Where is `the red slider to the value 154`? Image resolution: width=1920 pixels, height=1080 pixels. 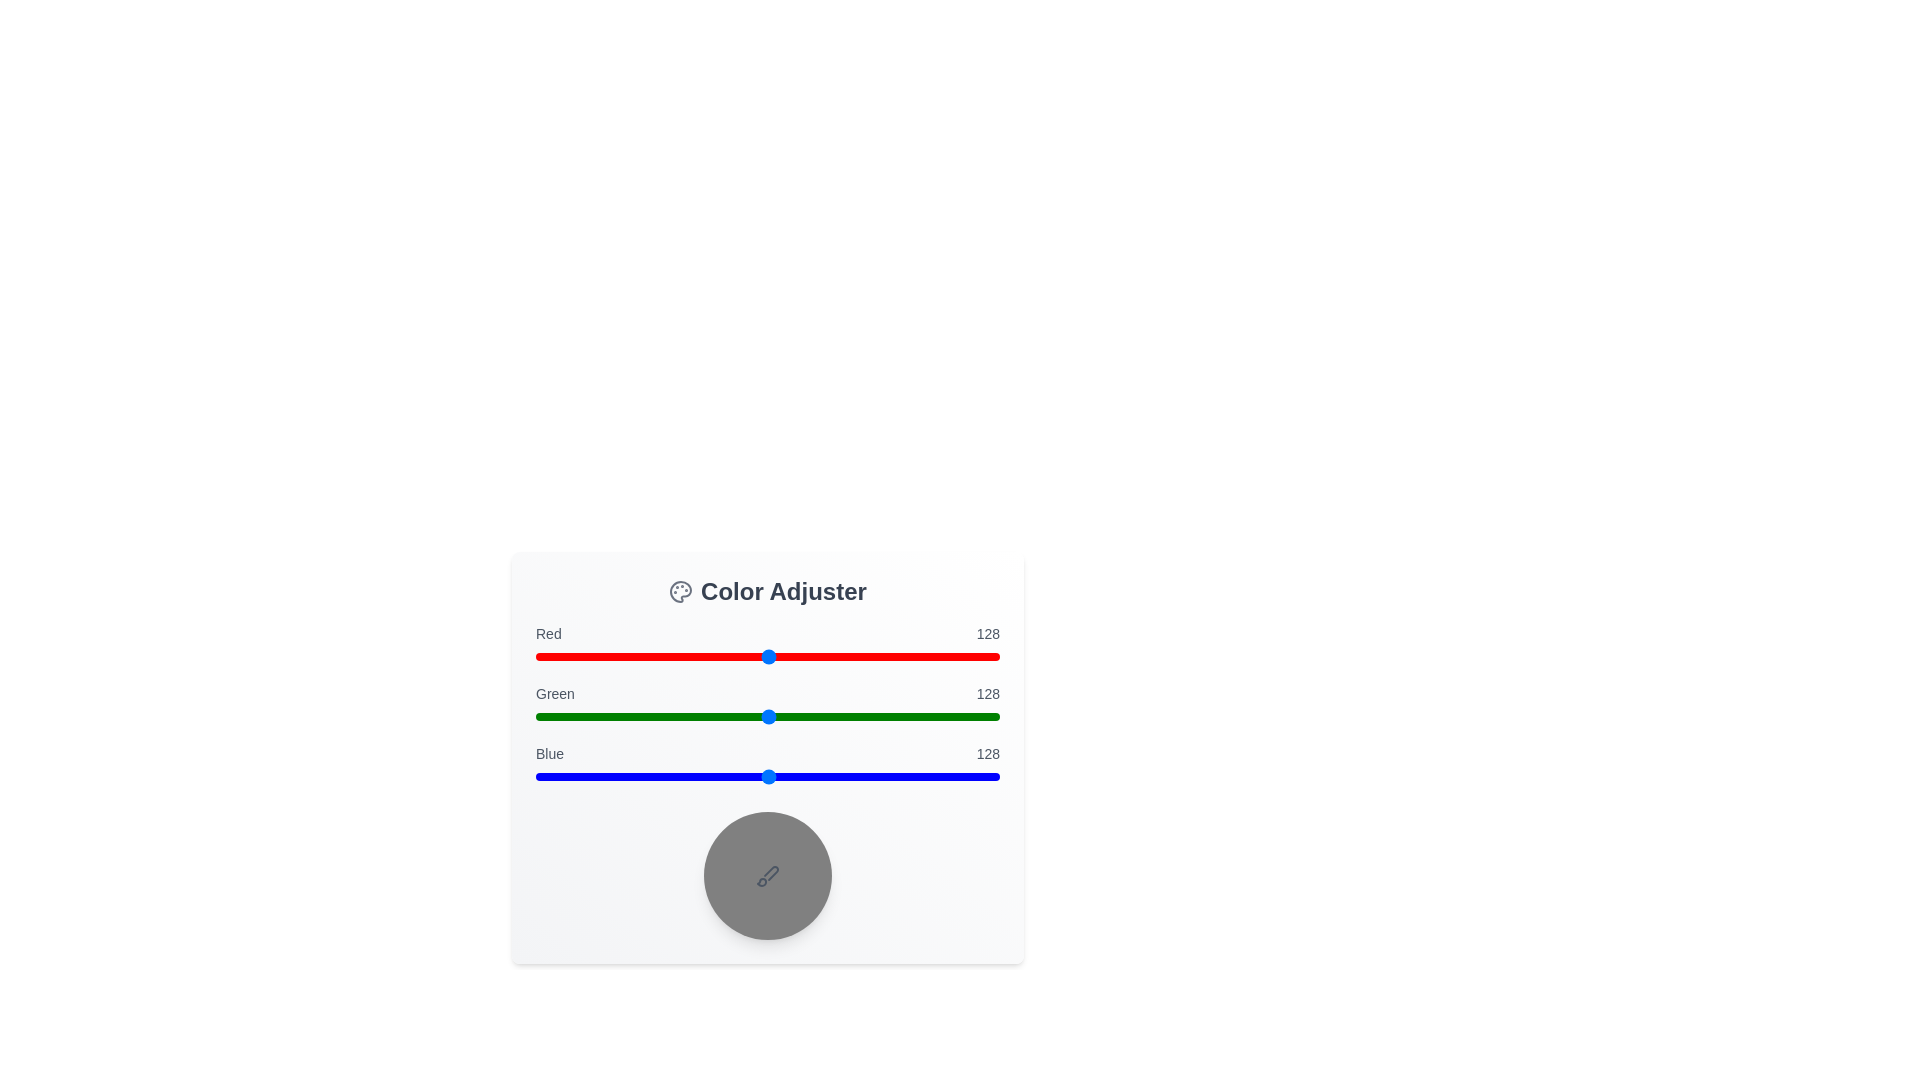
the red slider to the value 154 is located at coordinates (816, 656).